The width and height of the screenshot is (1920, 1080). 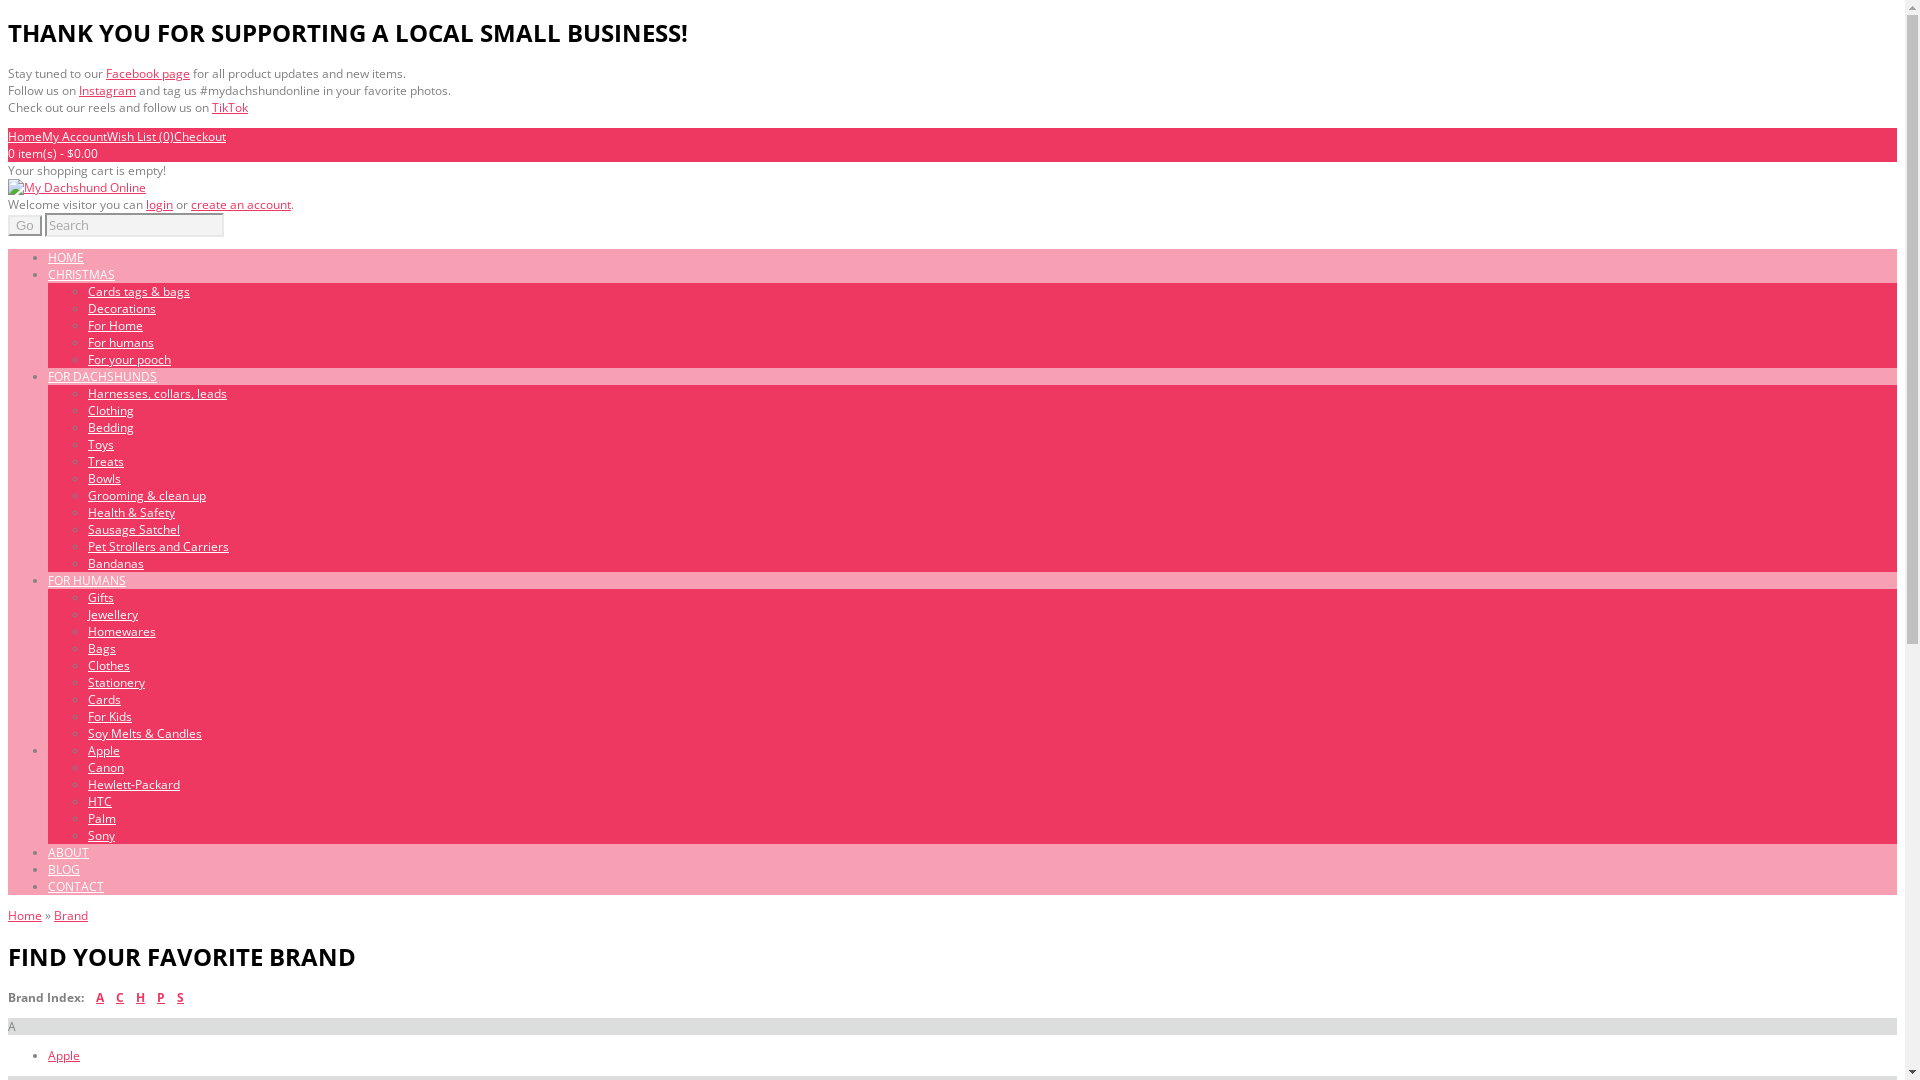 What do you see at coordinates (74, 135) in the screenshot?
I see `'My Account'` at bounding box center [74, 135].